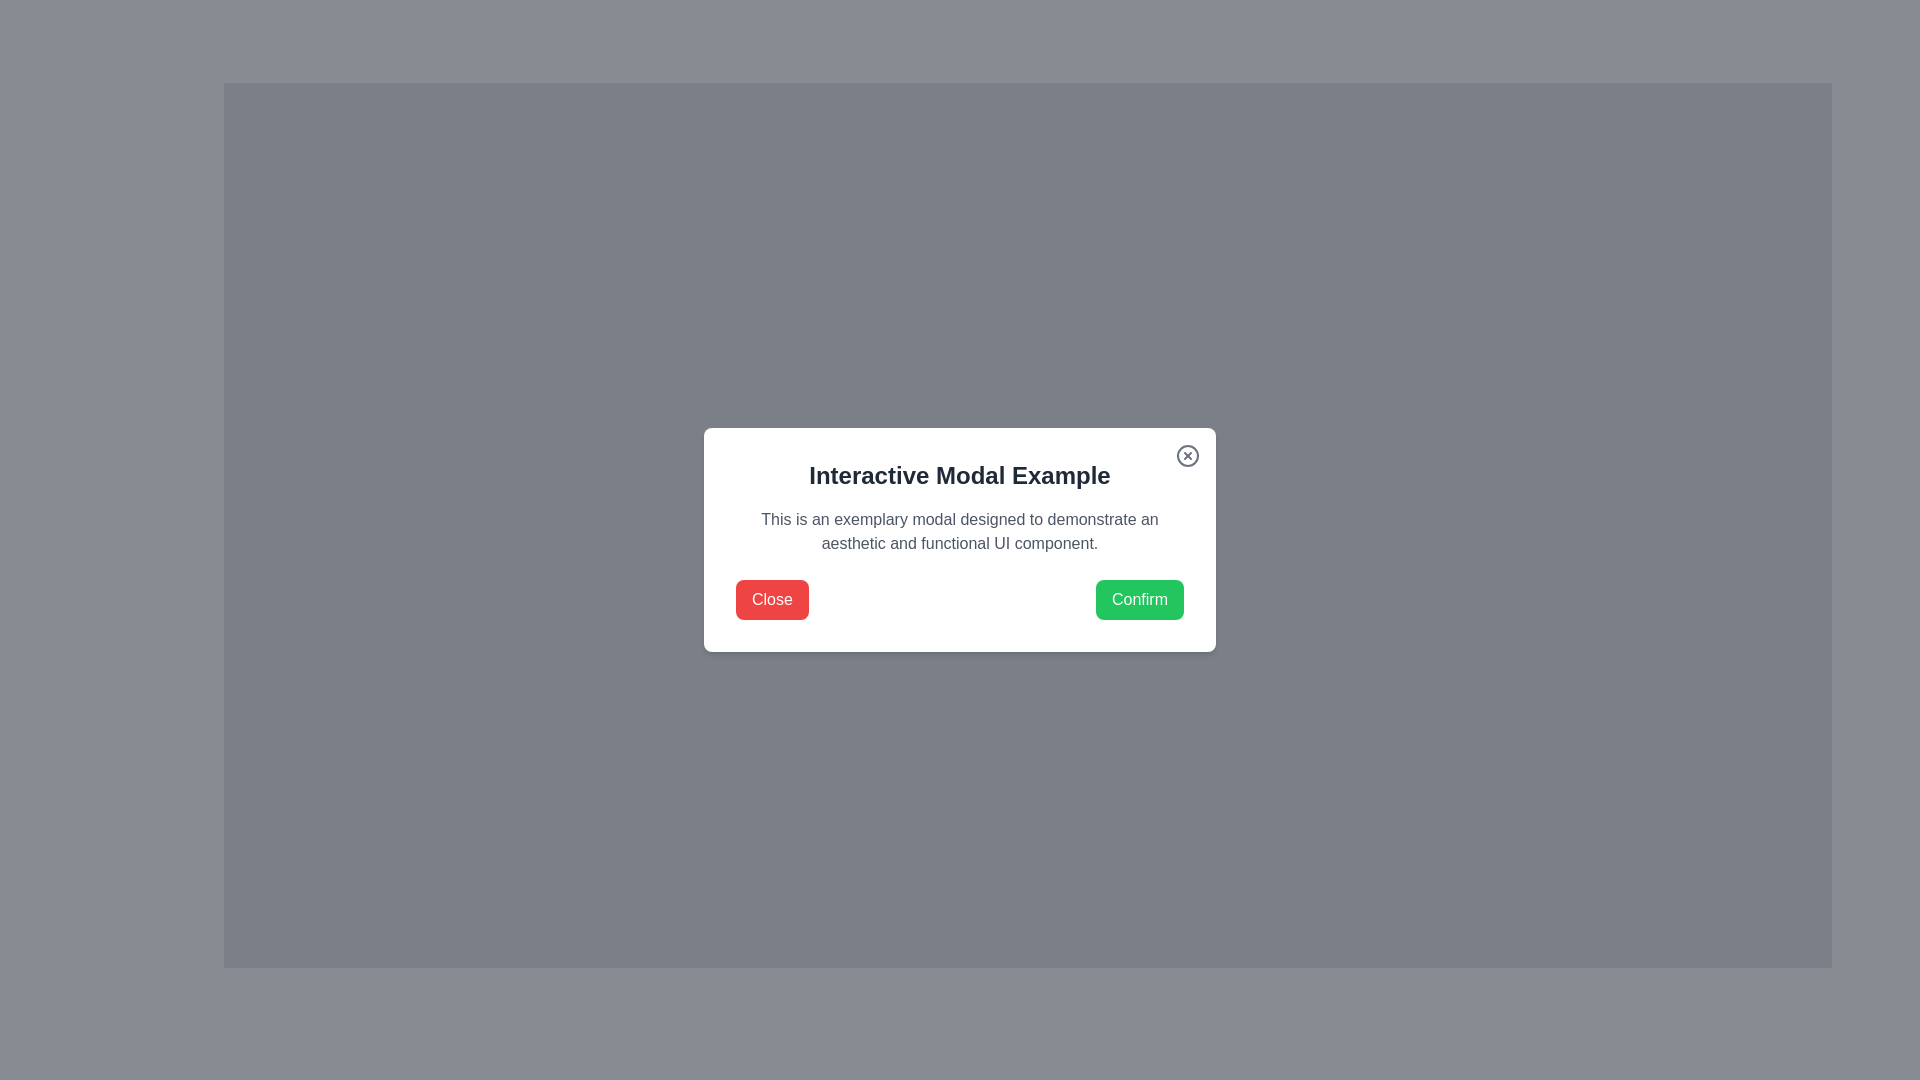  What do you see at coordinates (960, 475) in the screenshot?
I see `text header that displays 'Interactive Modal Example' to understand the context of the modal dialog` at bounding box center [960, 475].